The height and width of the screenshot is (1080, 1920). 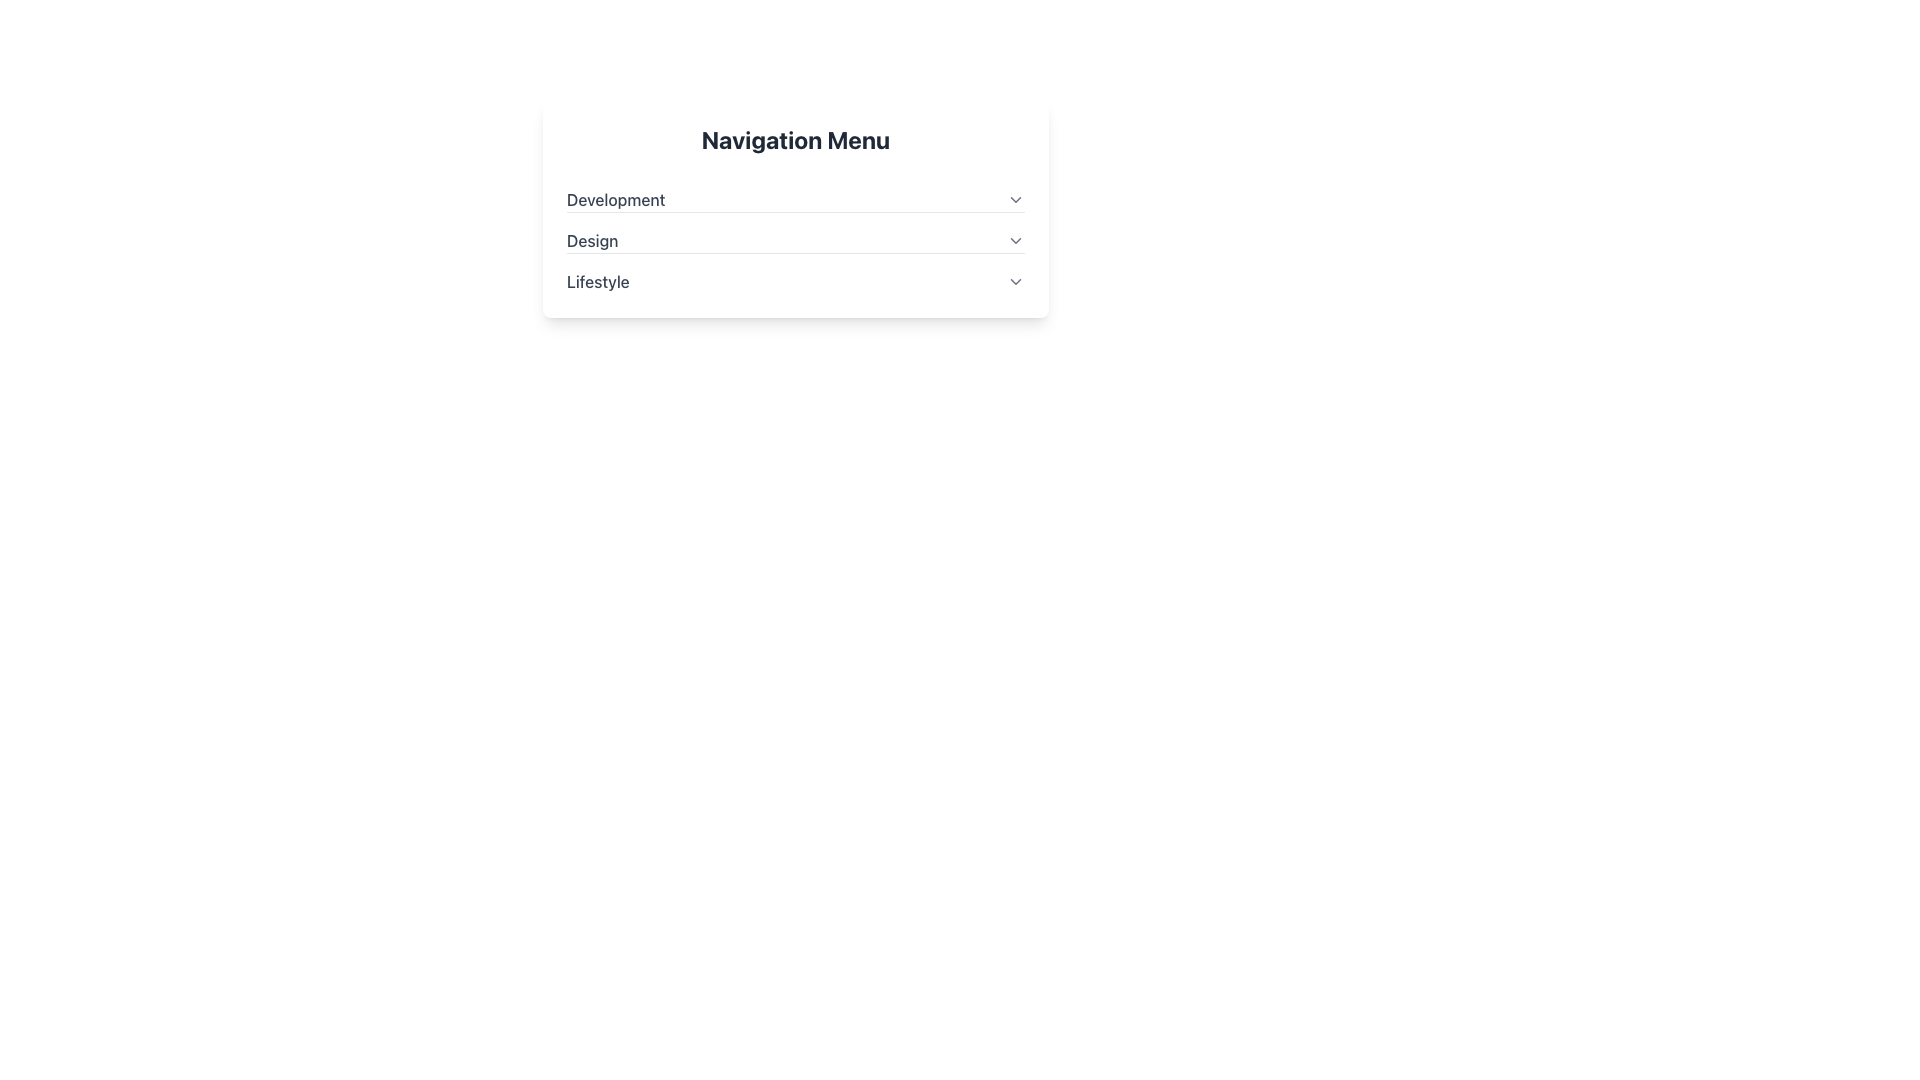 I want to click on the dropdown toggle icon located at the top entry of the navigation menu, aligned with the text 'Development', so click(x=1016, y=200).